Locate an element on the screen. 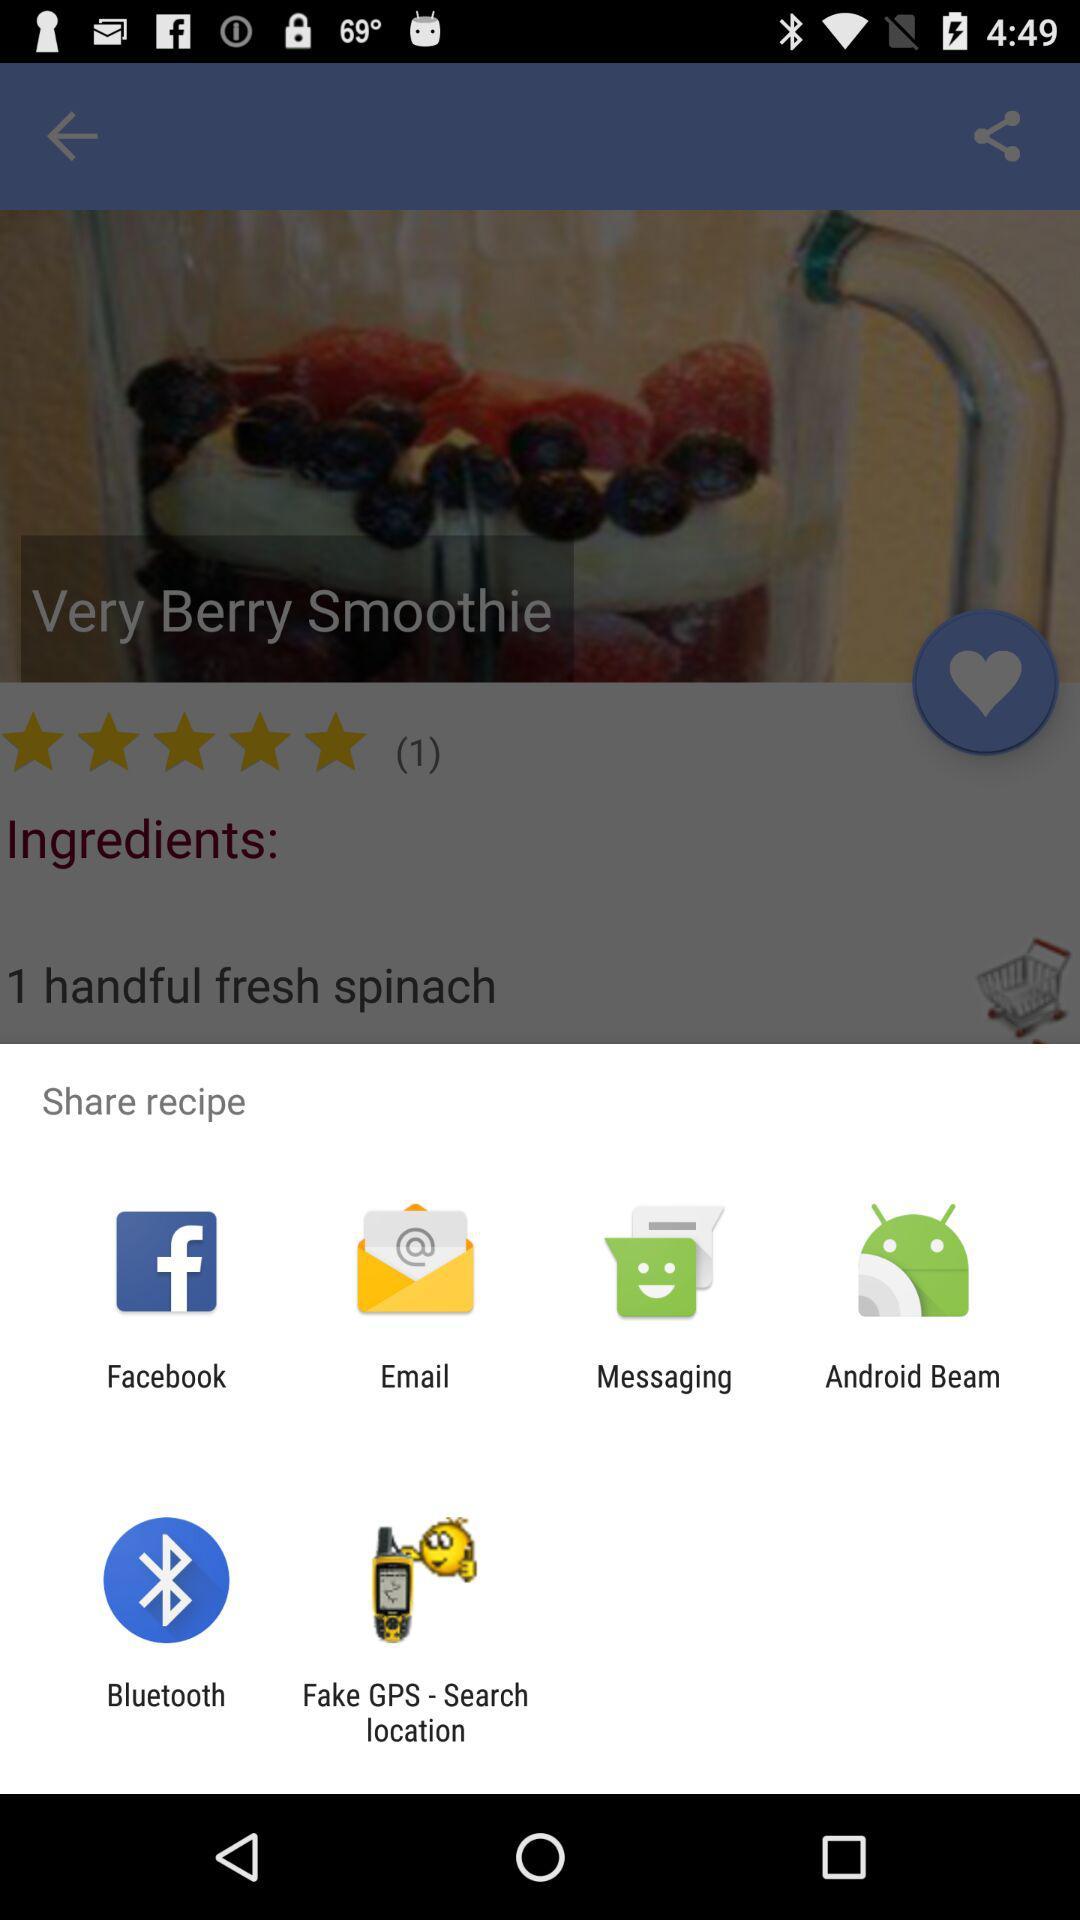 The height and width of the screenshot is (1920, 1080). the icon next to facebook is located at coordinates (414, 1392).